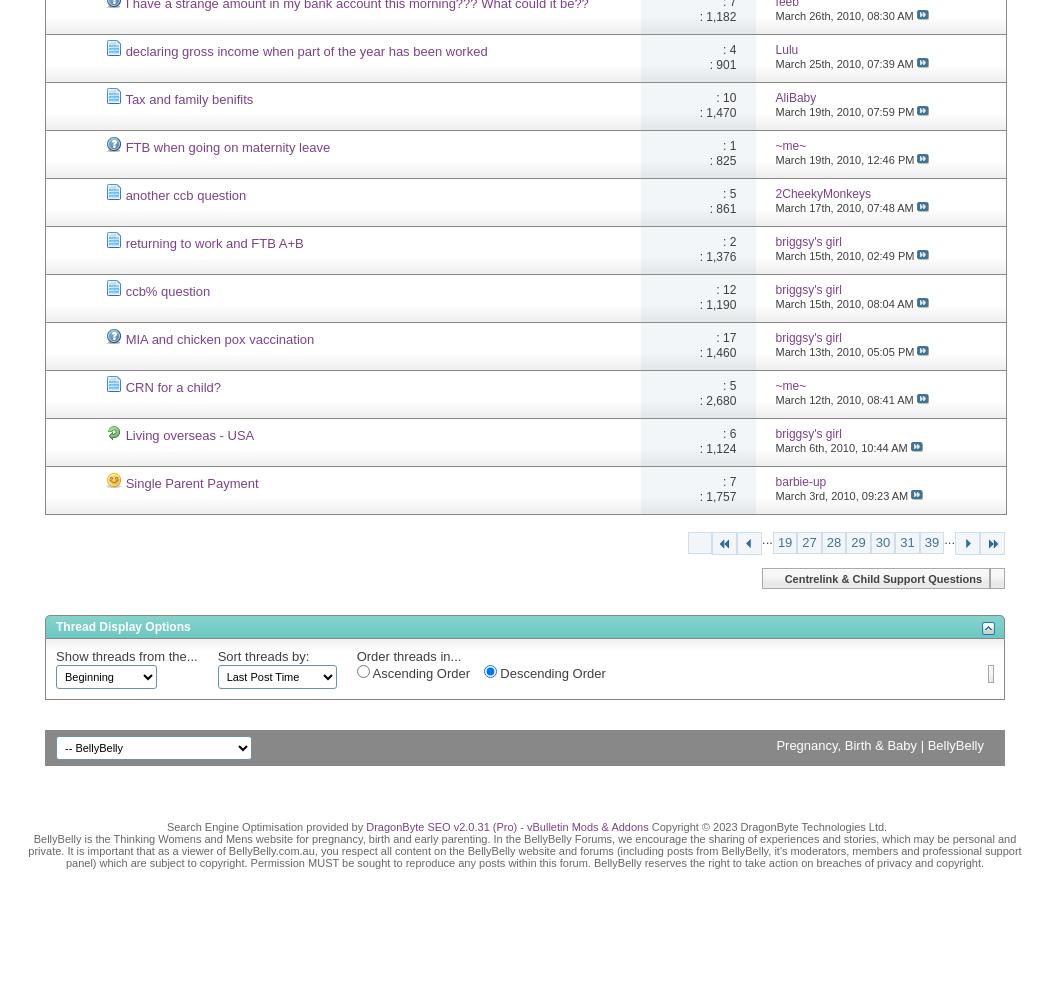 The image size is (1050, 1000). Describe the element at coordinates (879, 743) in the screenshot. I see `'Pregnancy, Birth & Baby | BellyBelly'` at that location.